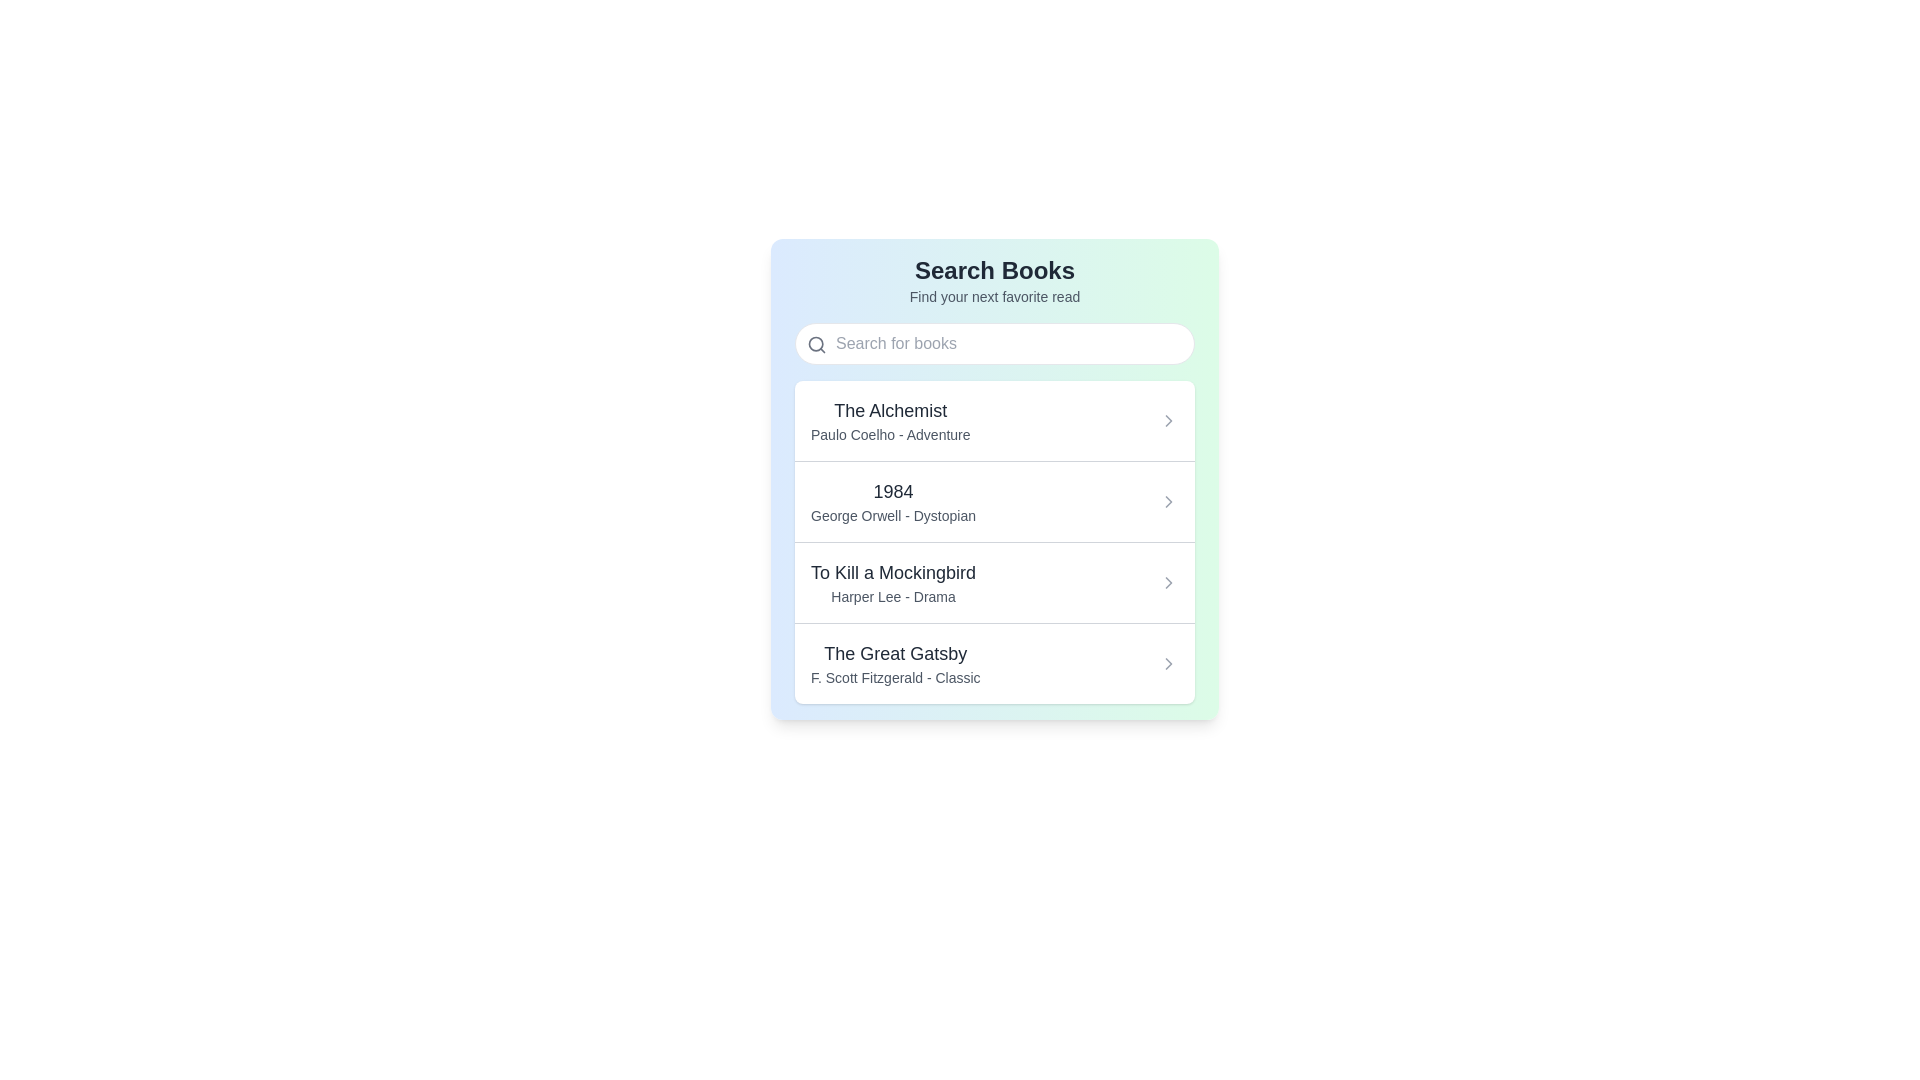 The width and height of the screenshot is (1920, 1080). I want to click on the triangular right arrow icon used for navigation, located to the right of the text '1984', so click(1169, 500).